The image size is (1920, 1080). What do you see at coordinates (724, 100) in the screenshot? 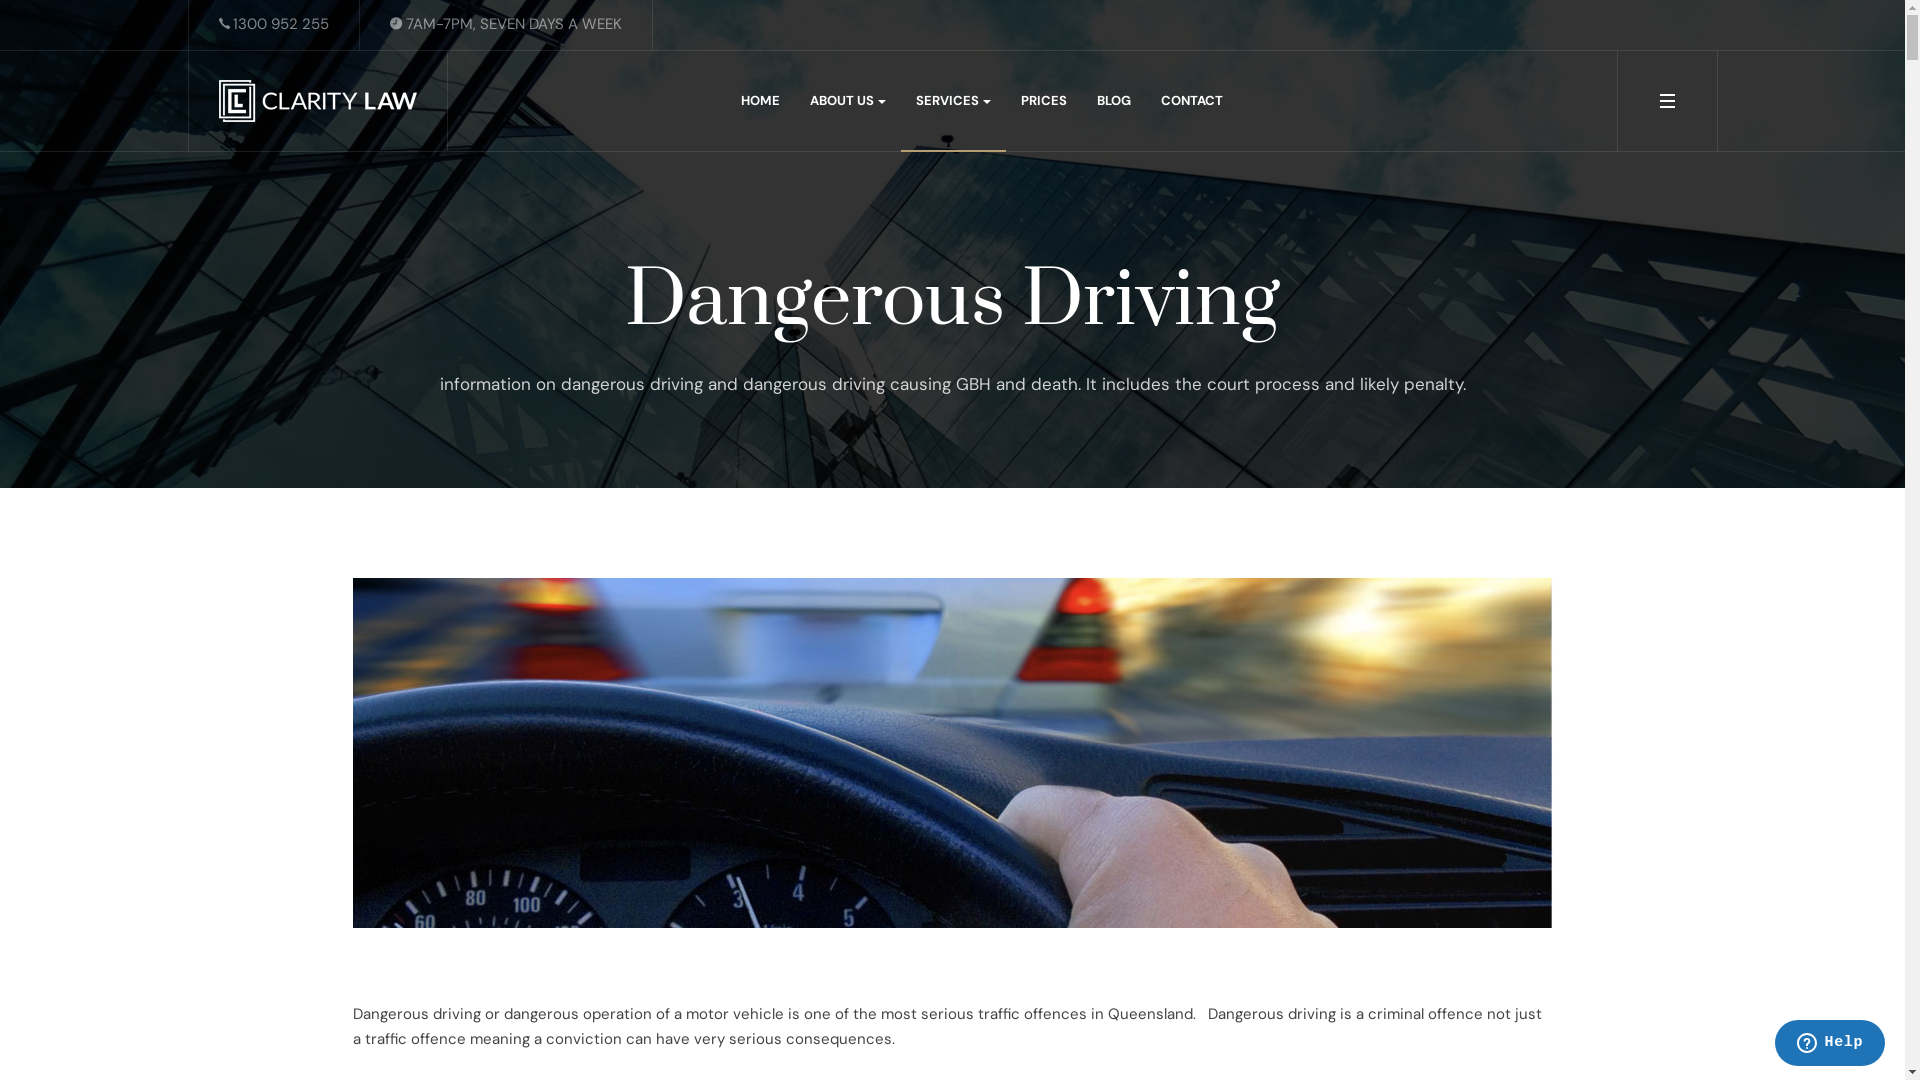
I see `'HOME'` at bounding box center [724, 100].